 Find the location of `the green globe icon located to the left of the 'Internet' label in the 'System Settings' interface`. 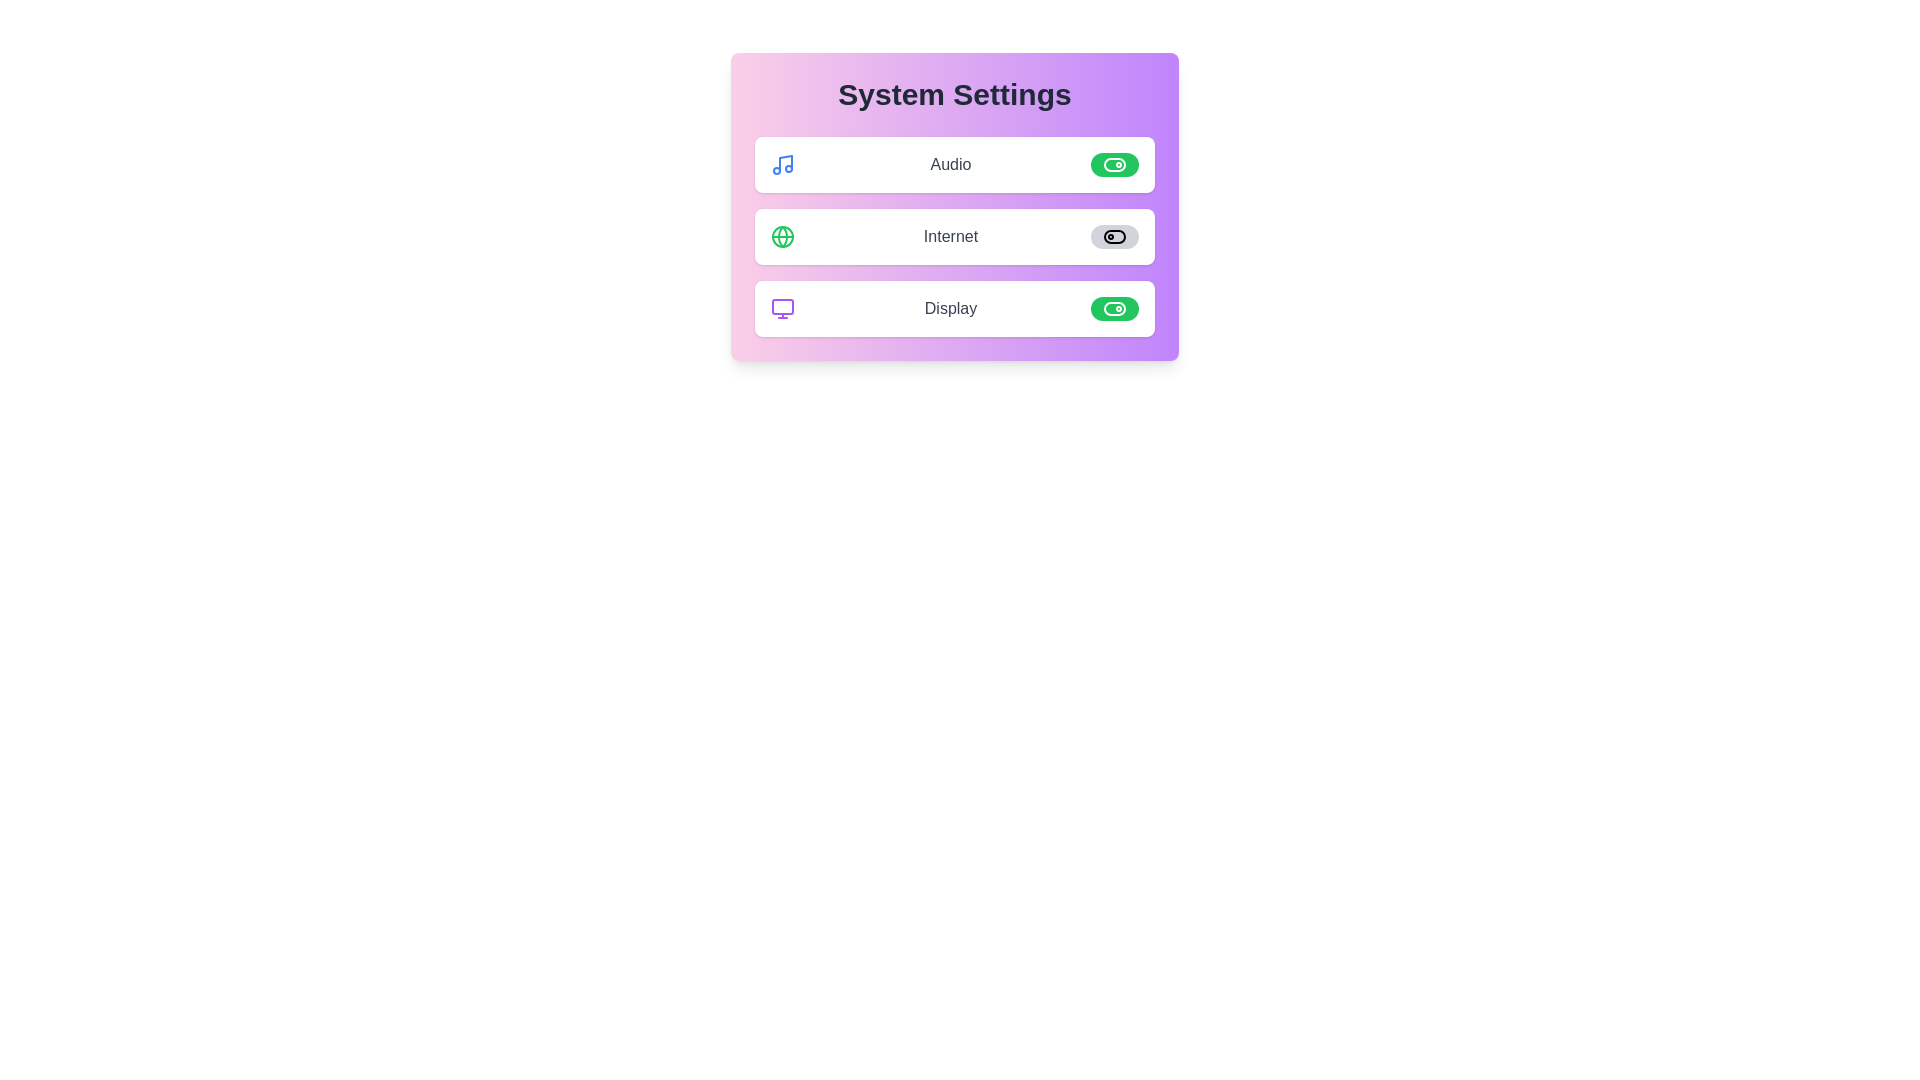

the green globe icon located to the left of the 'Internet' label in the 'System Settings' interface is located at coordinates (781, 235).